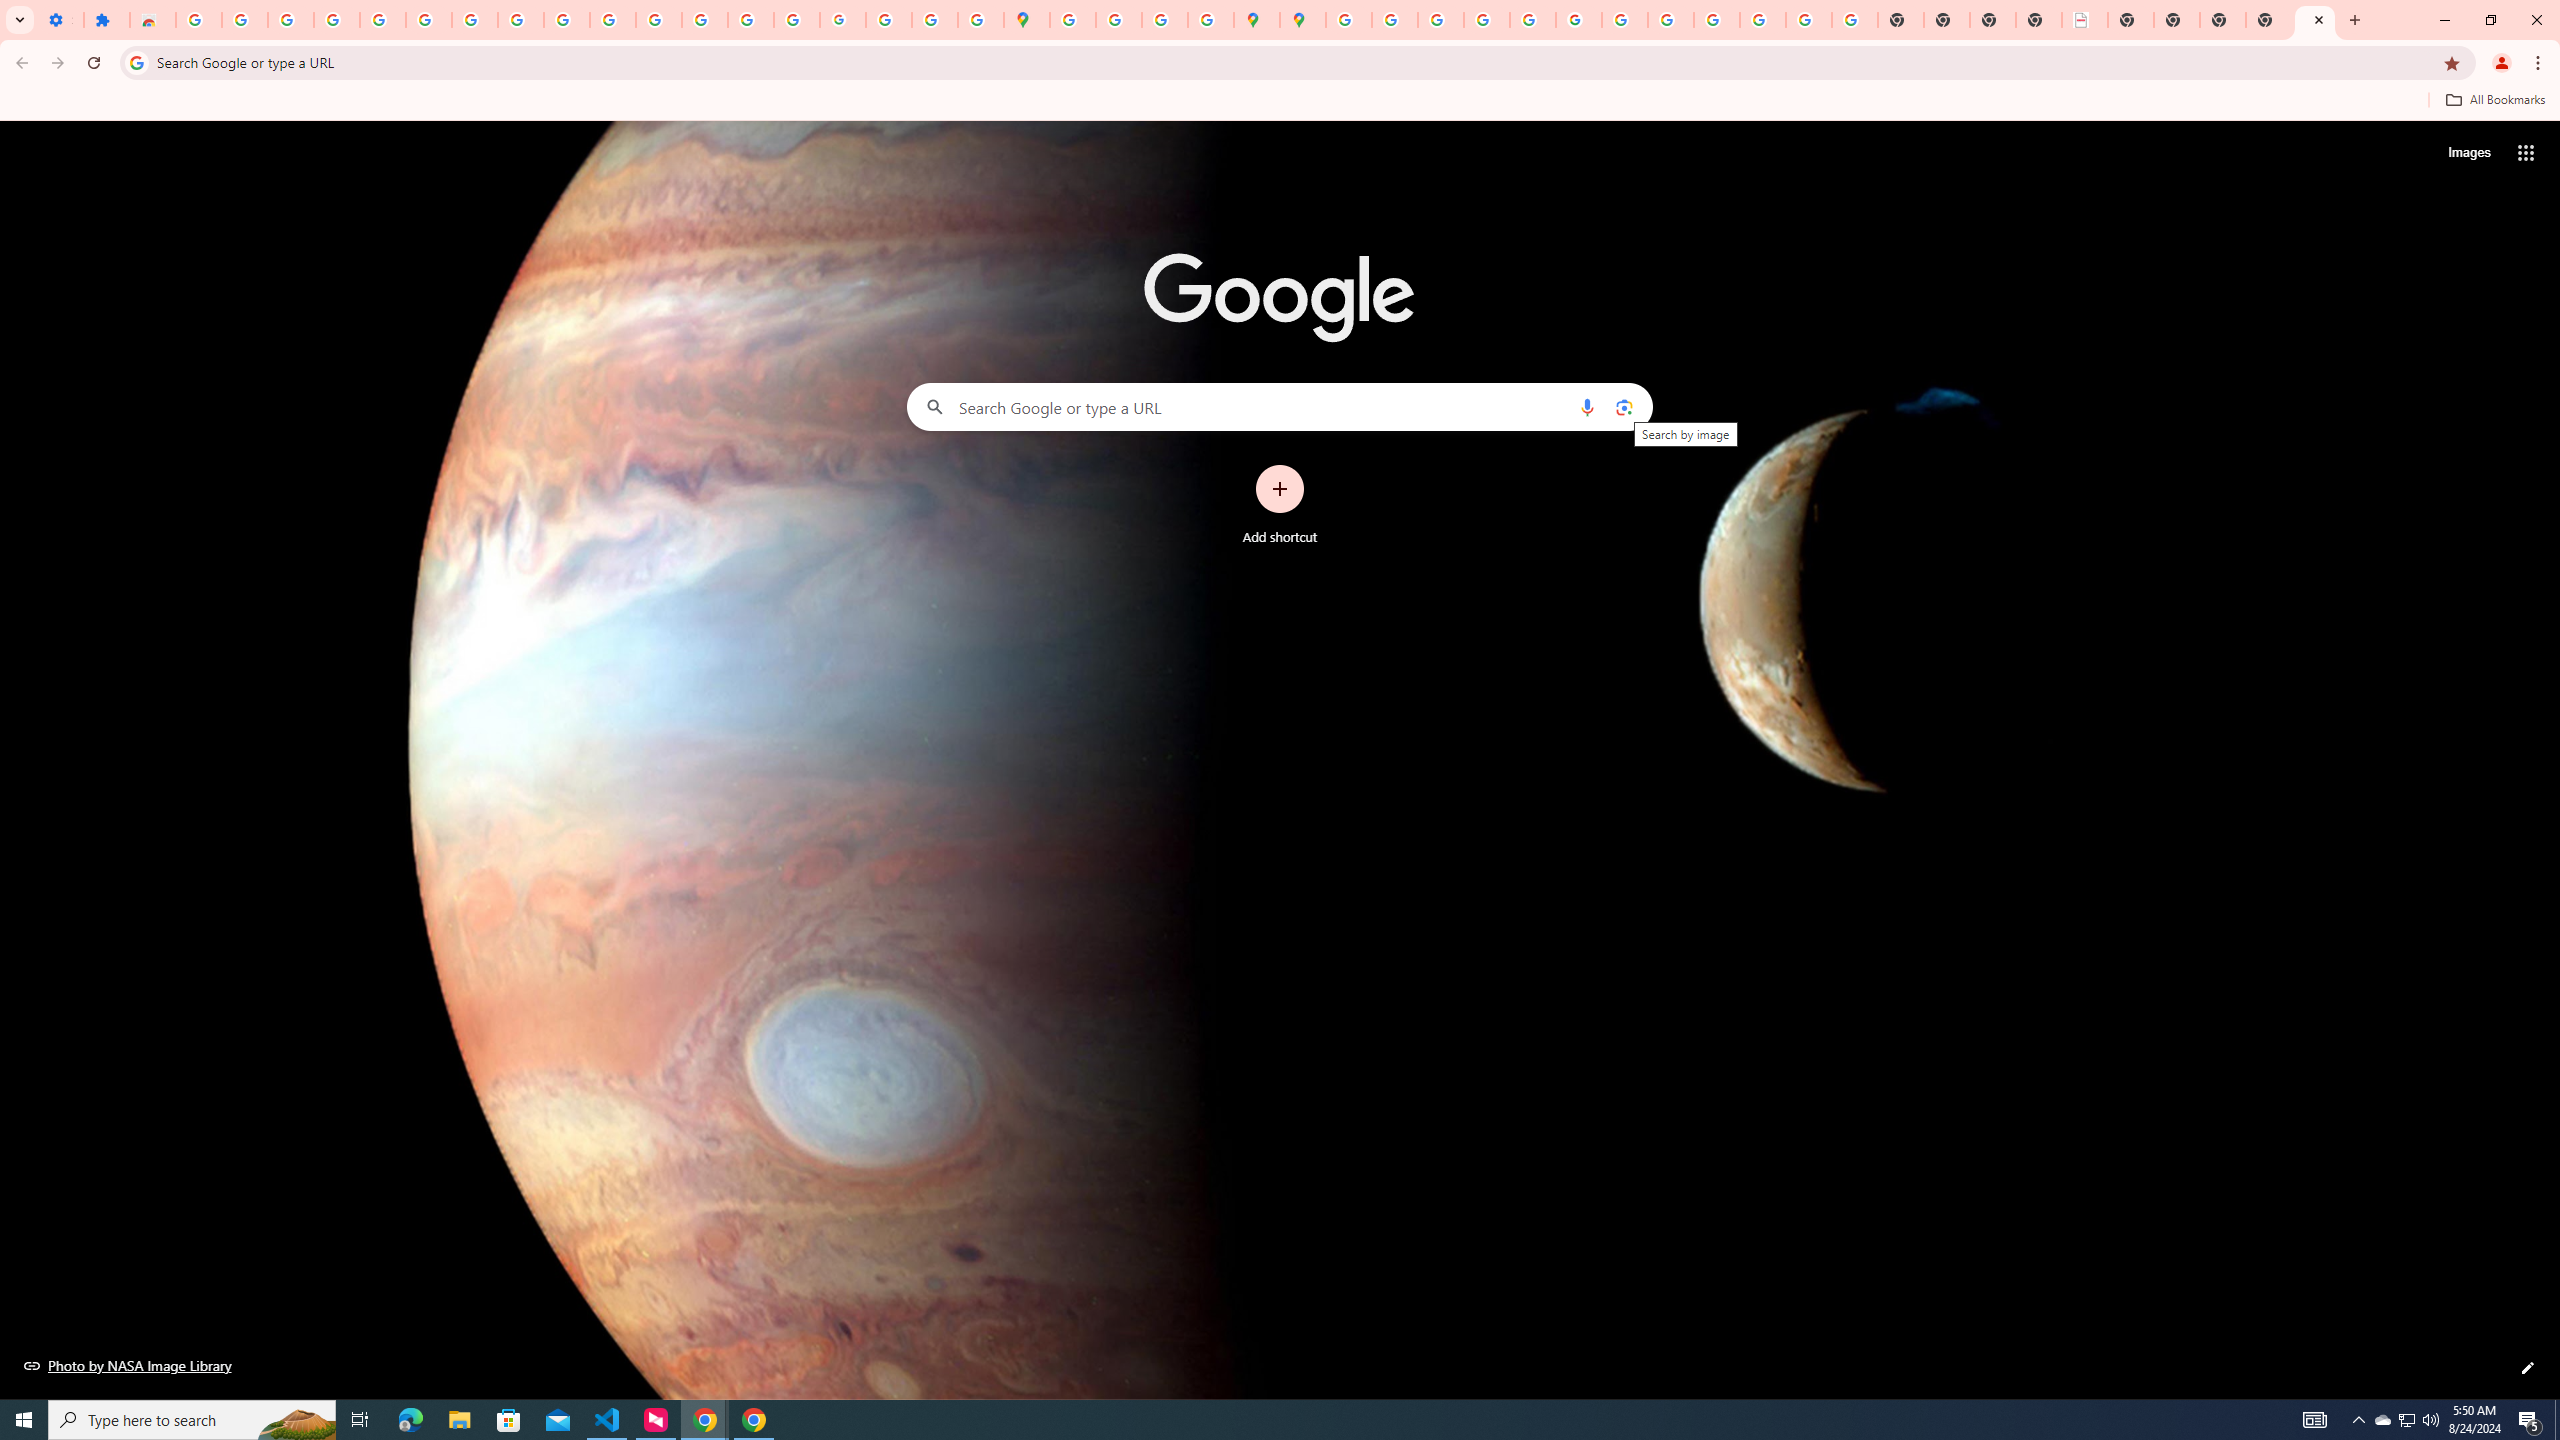 Image resolution: width=2560 pixels, height=1440 pixels. What do you see at coordinates (197, 19) in the screenshot?
I see `'Sign in - Google Accounts'` at bounding box center [197, 19].